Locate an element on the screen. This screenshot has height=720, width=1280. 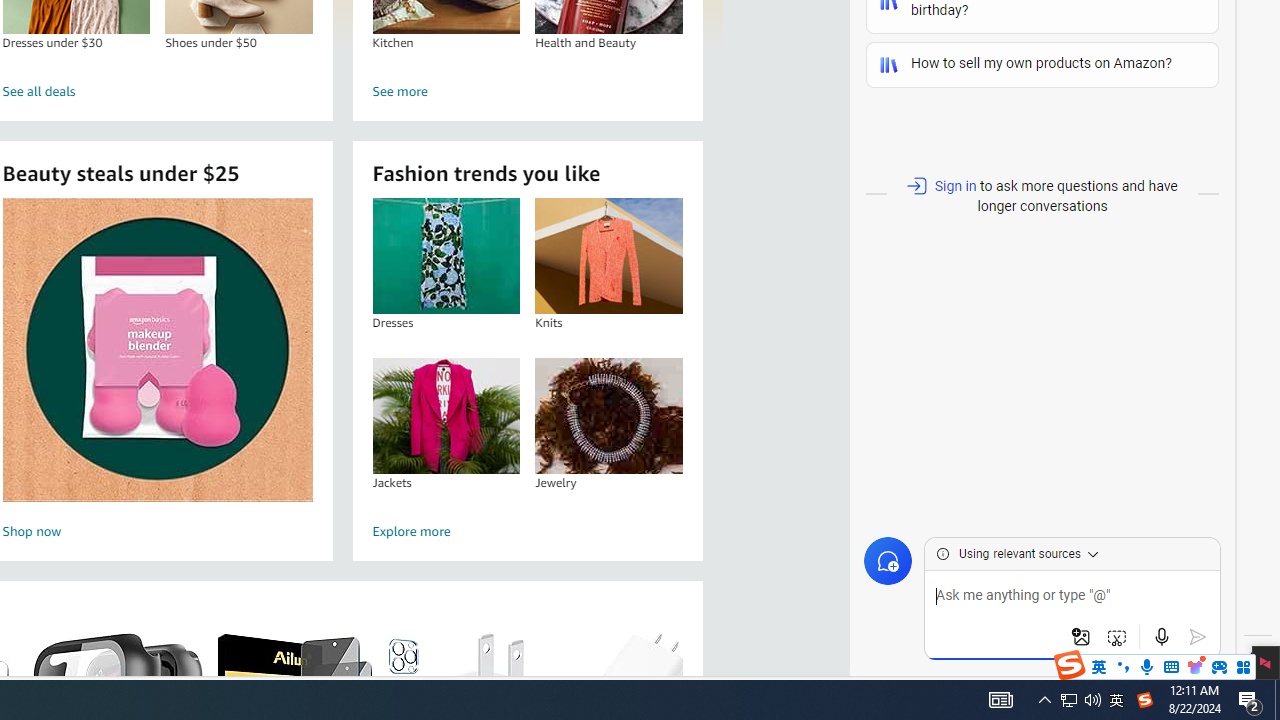
'Explore more' is located at coordinates (528, 531).